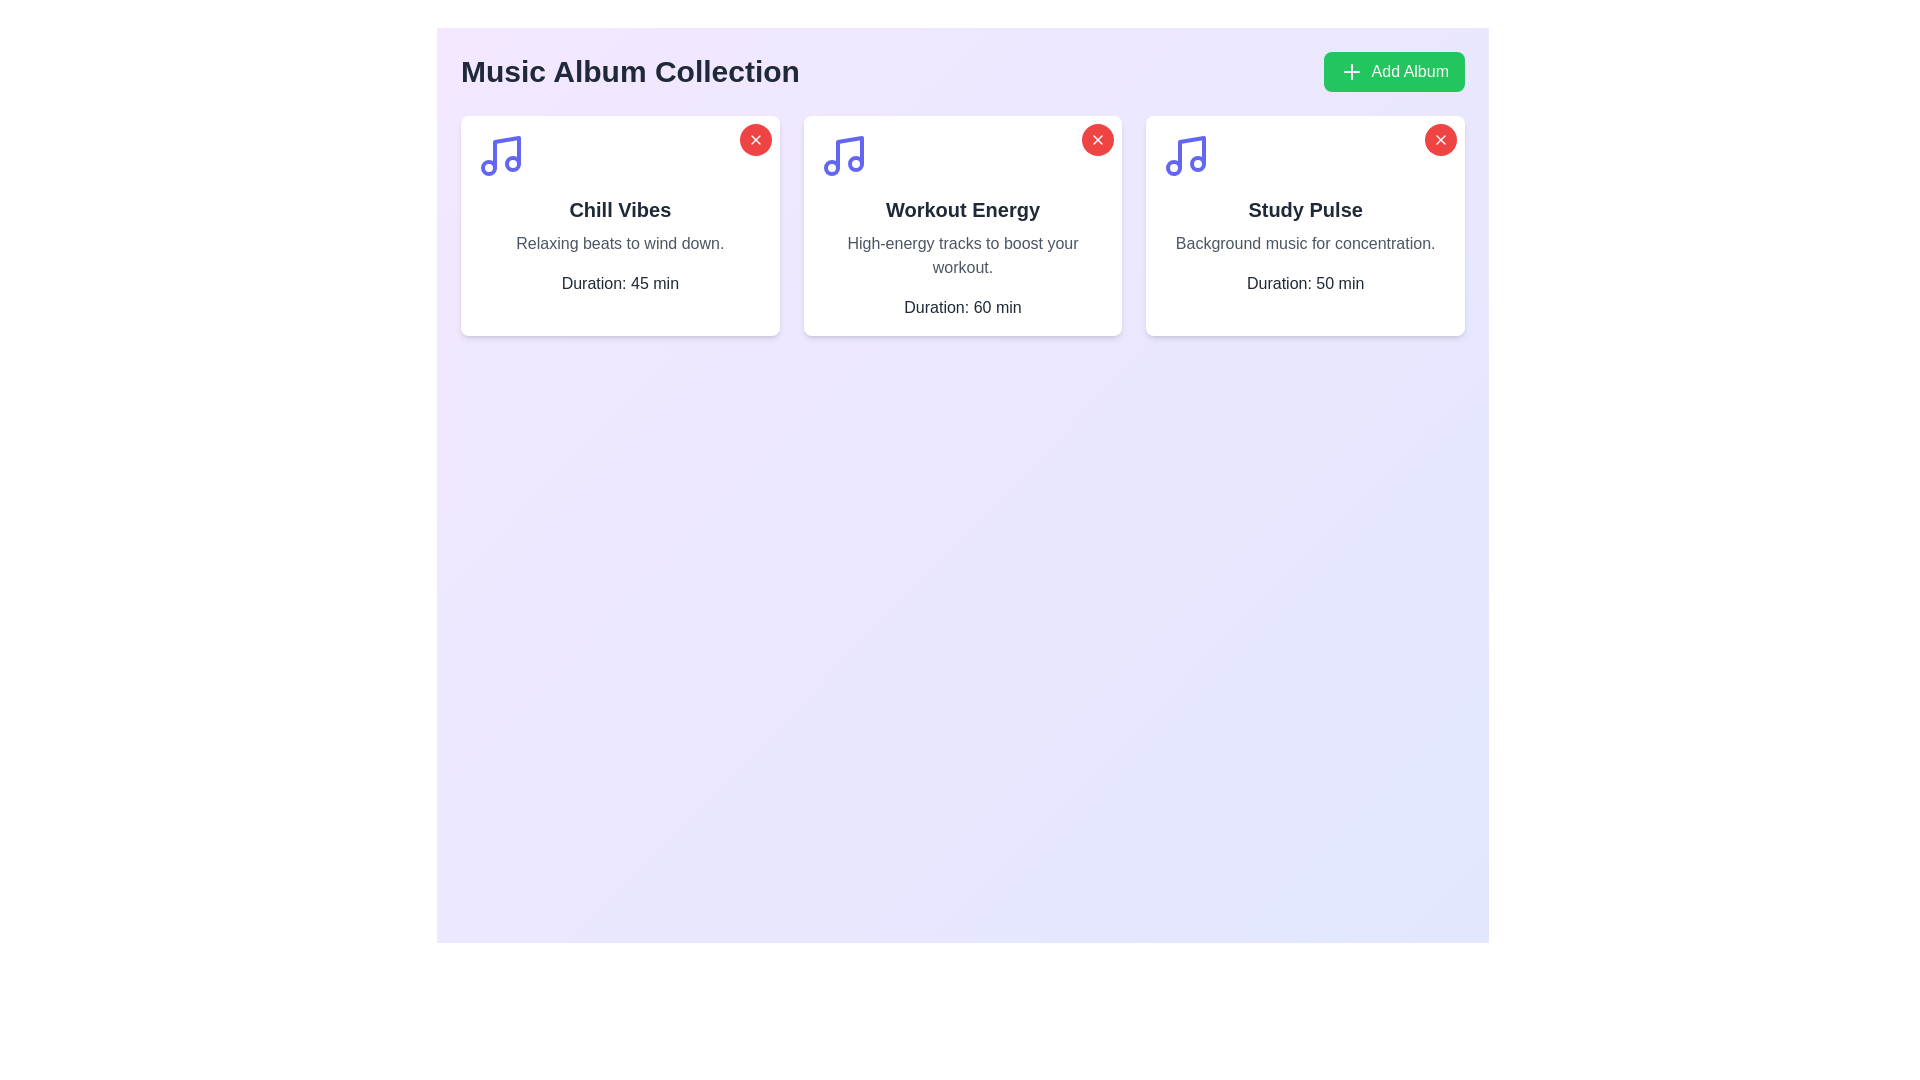 Image resolution: width=1920 pixels, height=1080 pixels. What do you see at coordinates (1440, 138) in the screenshot?
I see `the small 'X' icon with a red circular background located in the top-right corner of the 'Study Pulse' card` at bounding box center [1440, 138].